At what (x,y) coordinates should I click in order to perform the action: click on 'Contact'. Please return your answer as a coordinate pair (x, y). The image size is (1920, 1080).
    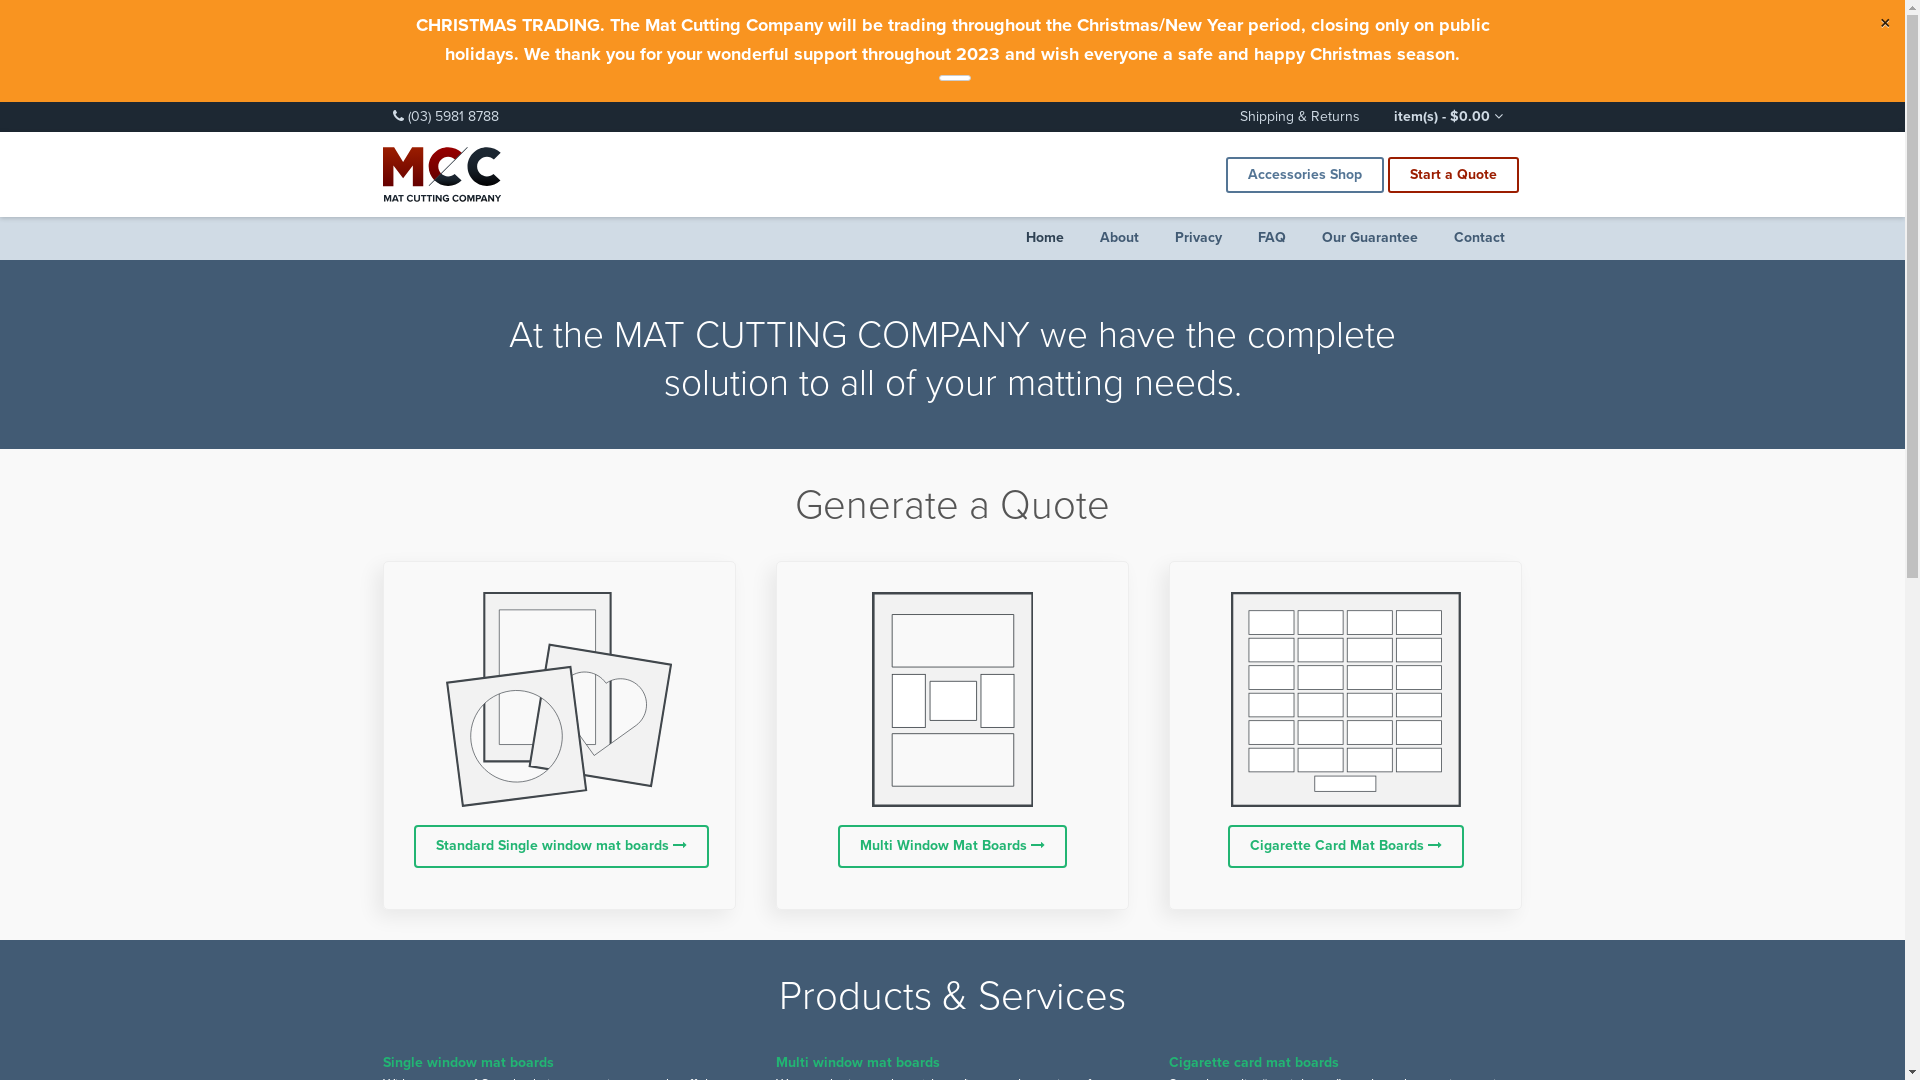
    Looking at the image, I should click on (1479, 237).